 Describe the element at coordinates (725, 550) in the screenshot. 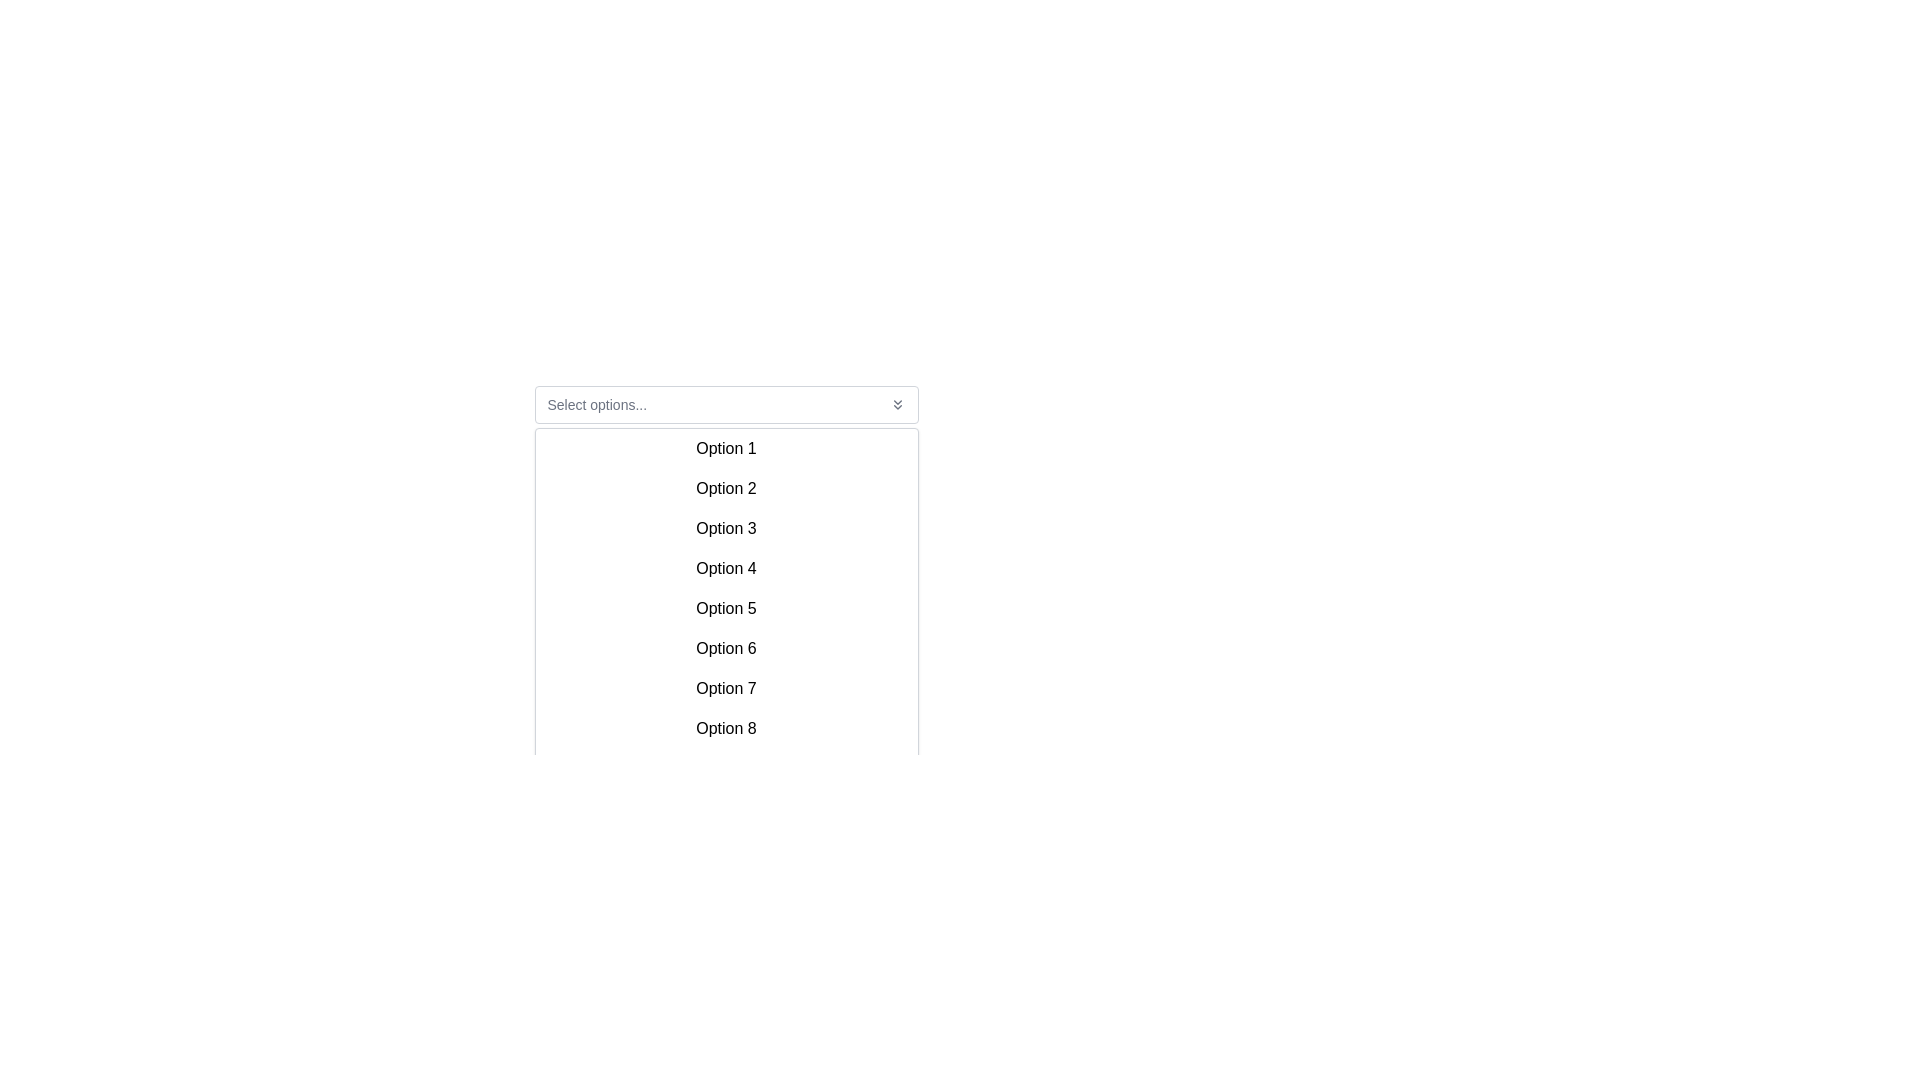

I see `an option from the vertically oriented selection list or dropdown menu that has a white background and options labeled from 'Option 1' to 'Option 20'` at that location.